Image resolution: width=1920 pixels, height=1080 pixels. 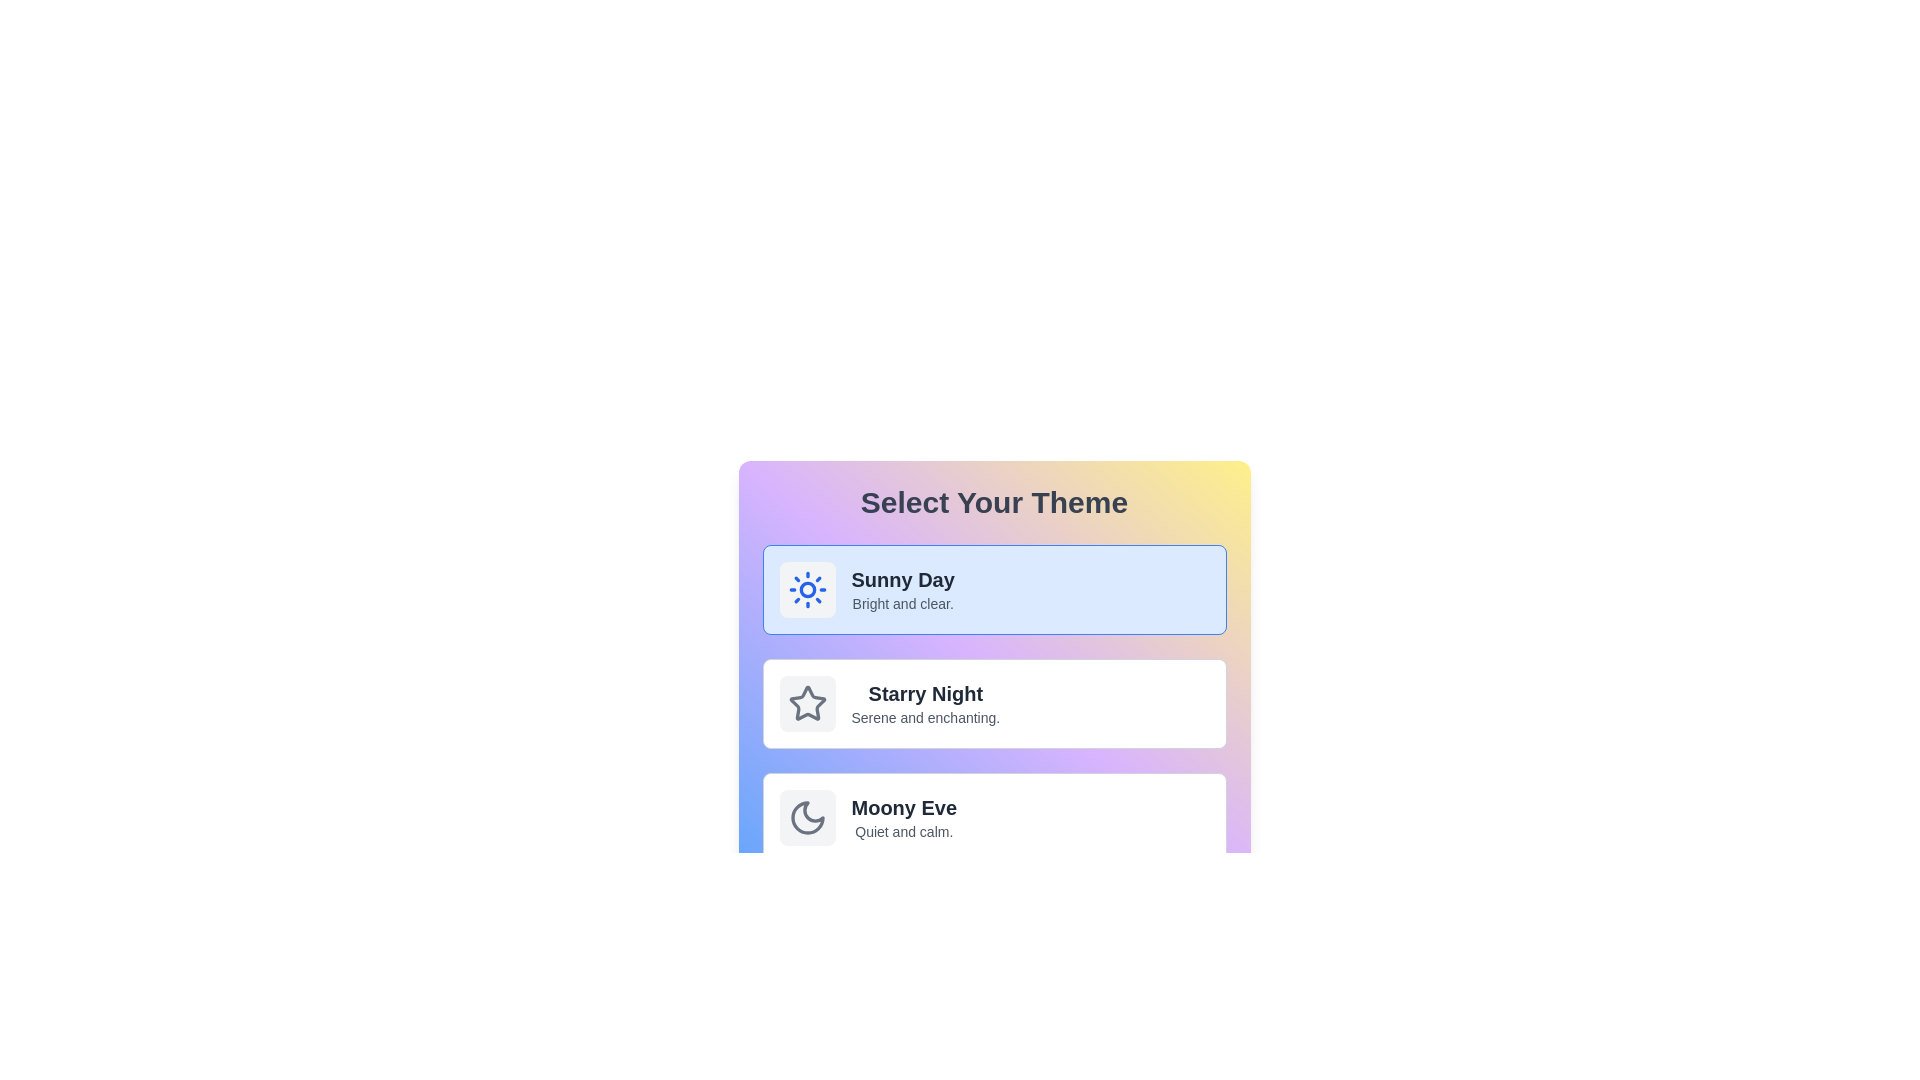 I want to click on text displayed in the third card item under the 'Select Your Theme' heading, which includes the header 'Moony Eve' in bold and the description 'Quiet and calm.' in smaller text, so click(x=903, y=817).